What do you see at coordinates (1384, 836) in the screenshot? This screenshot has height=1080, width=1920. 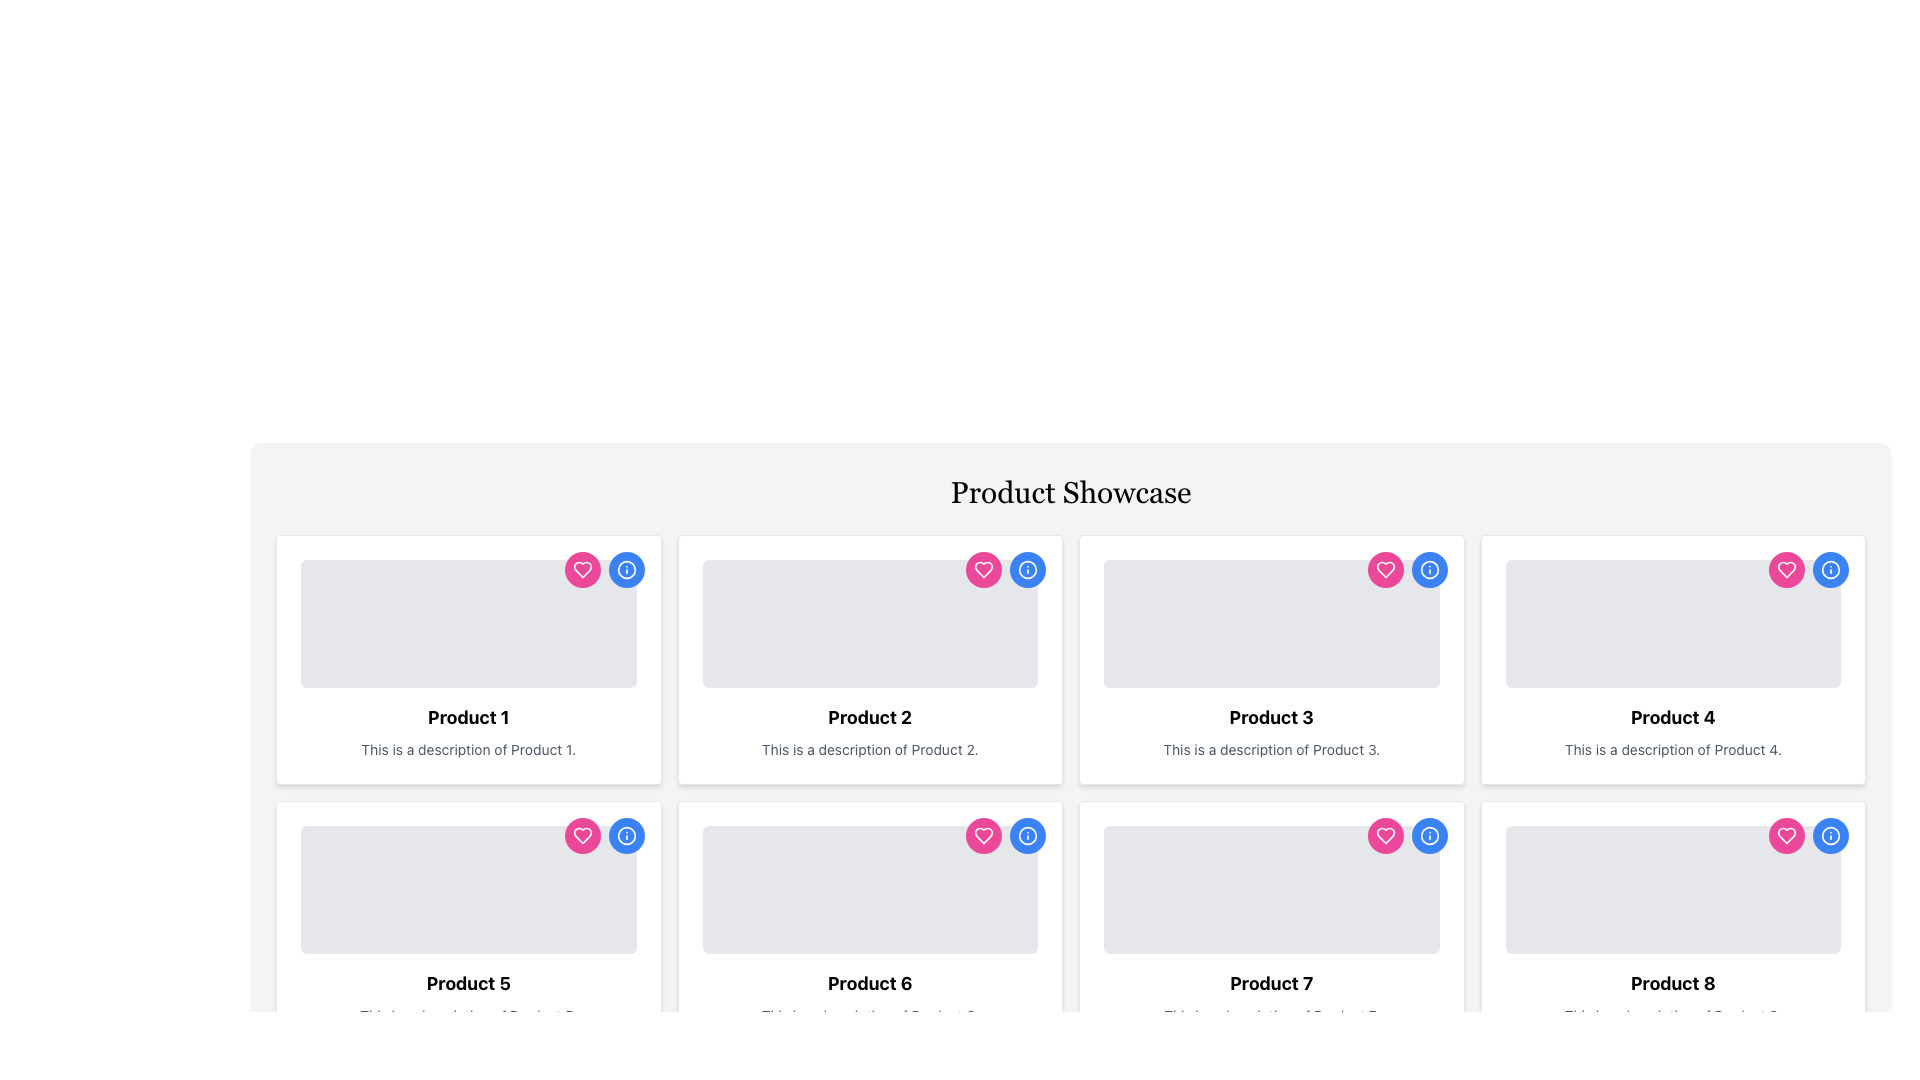 I see `the heart icon located at the top-right corner of the 'Product 3' card` at bounding box center [1384, 836].